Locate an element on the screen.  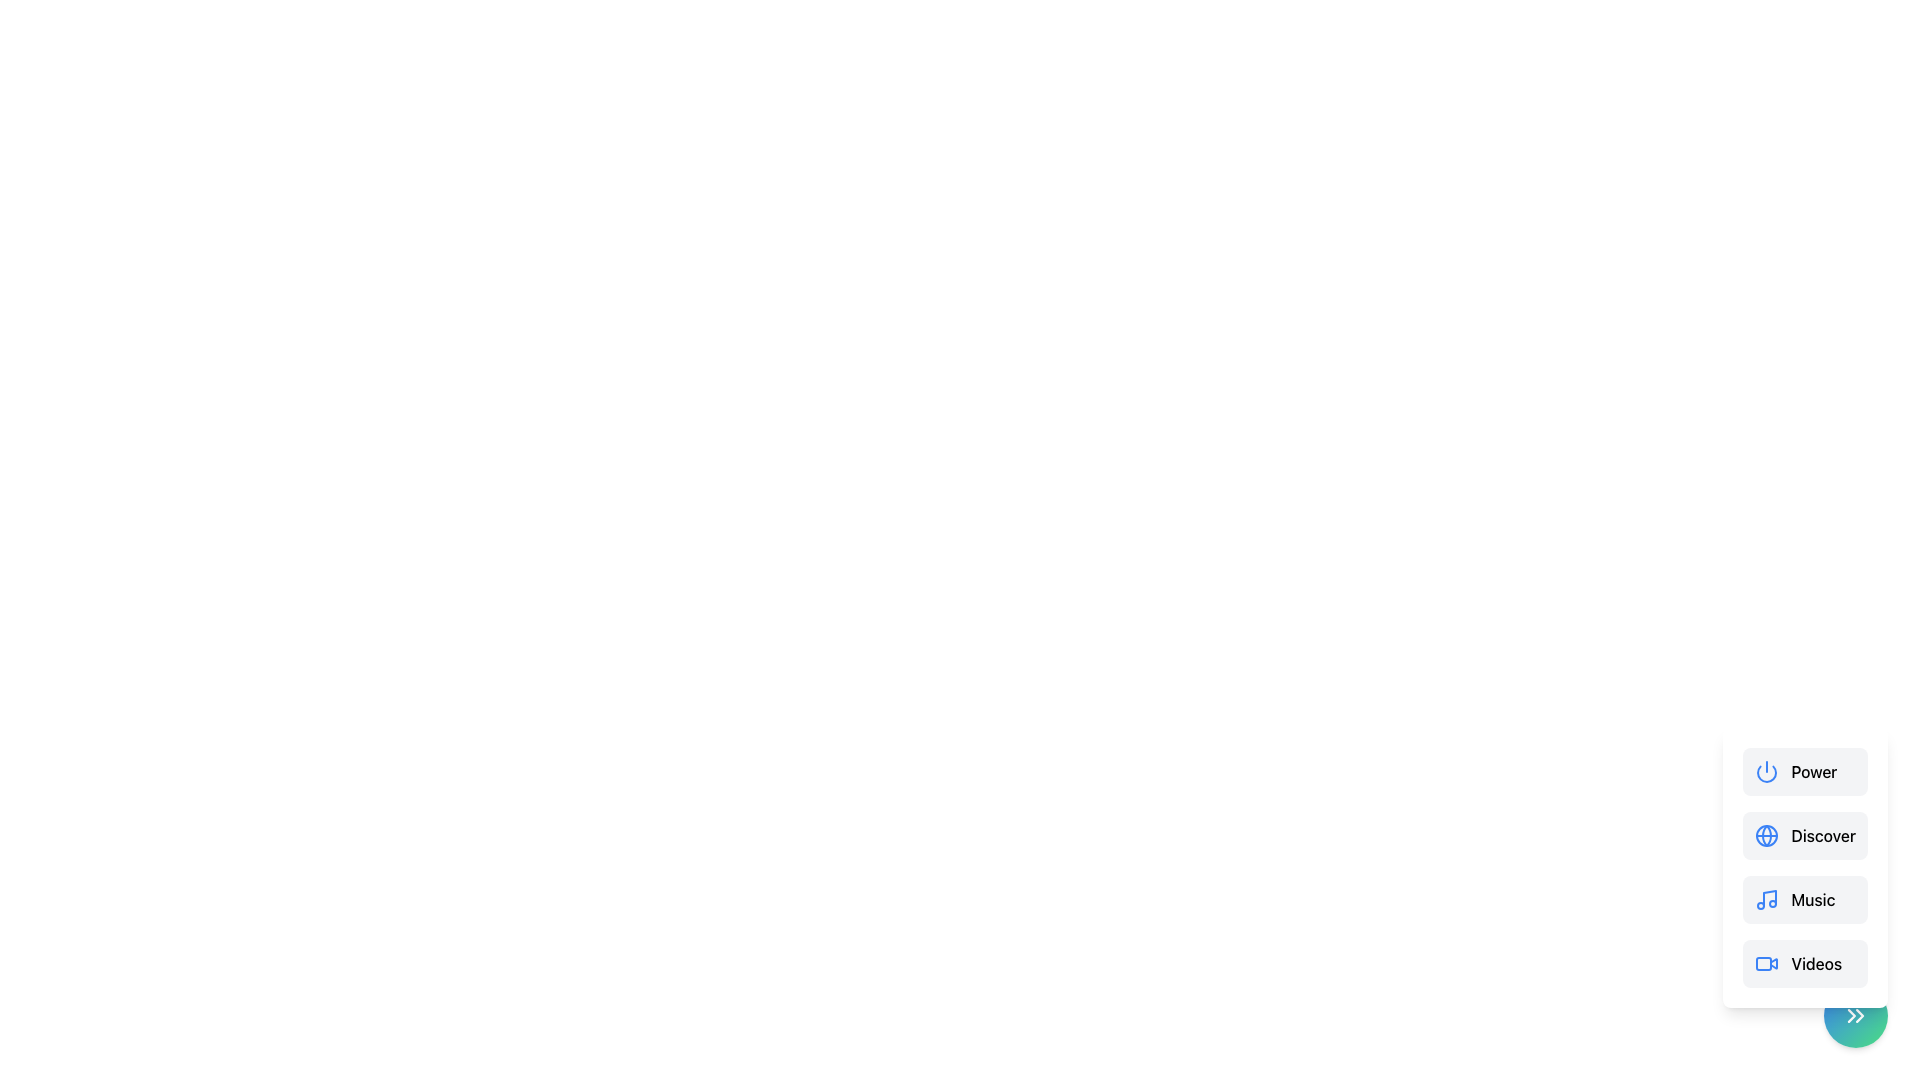
the circular button is located at coordinates (1855, 1015).